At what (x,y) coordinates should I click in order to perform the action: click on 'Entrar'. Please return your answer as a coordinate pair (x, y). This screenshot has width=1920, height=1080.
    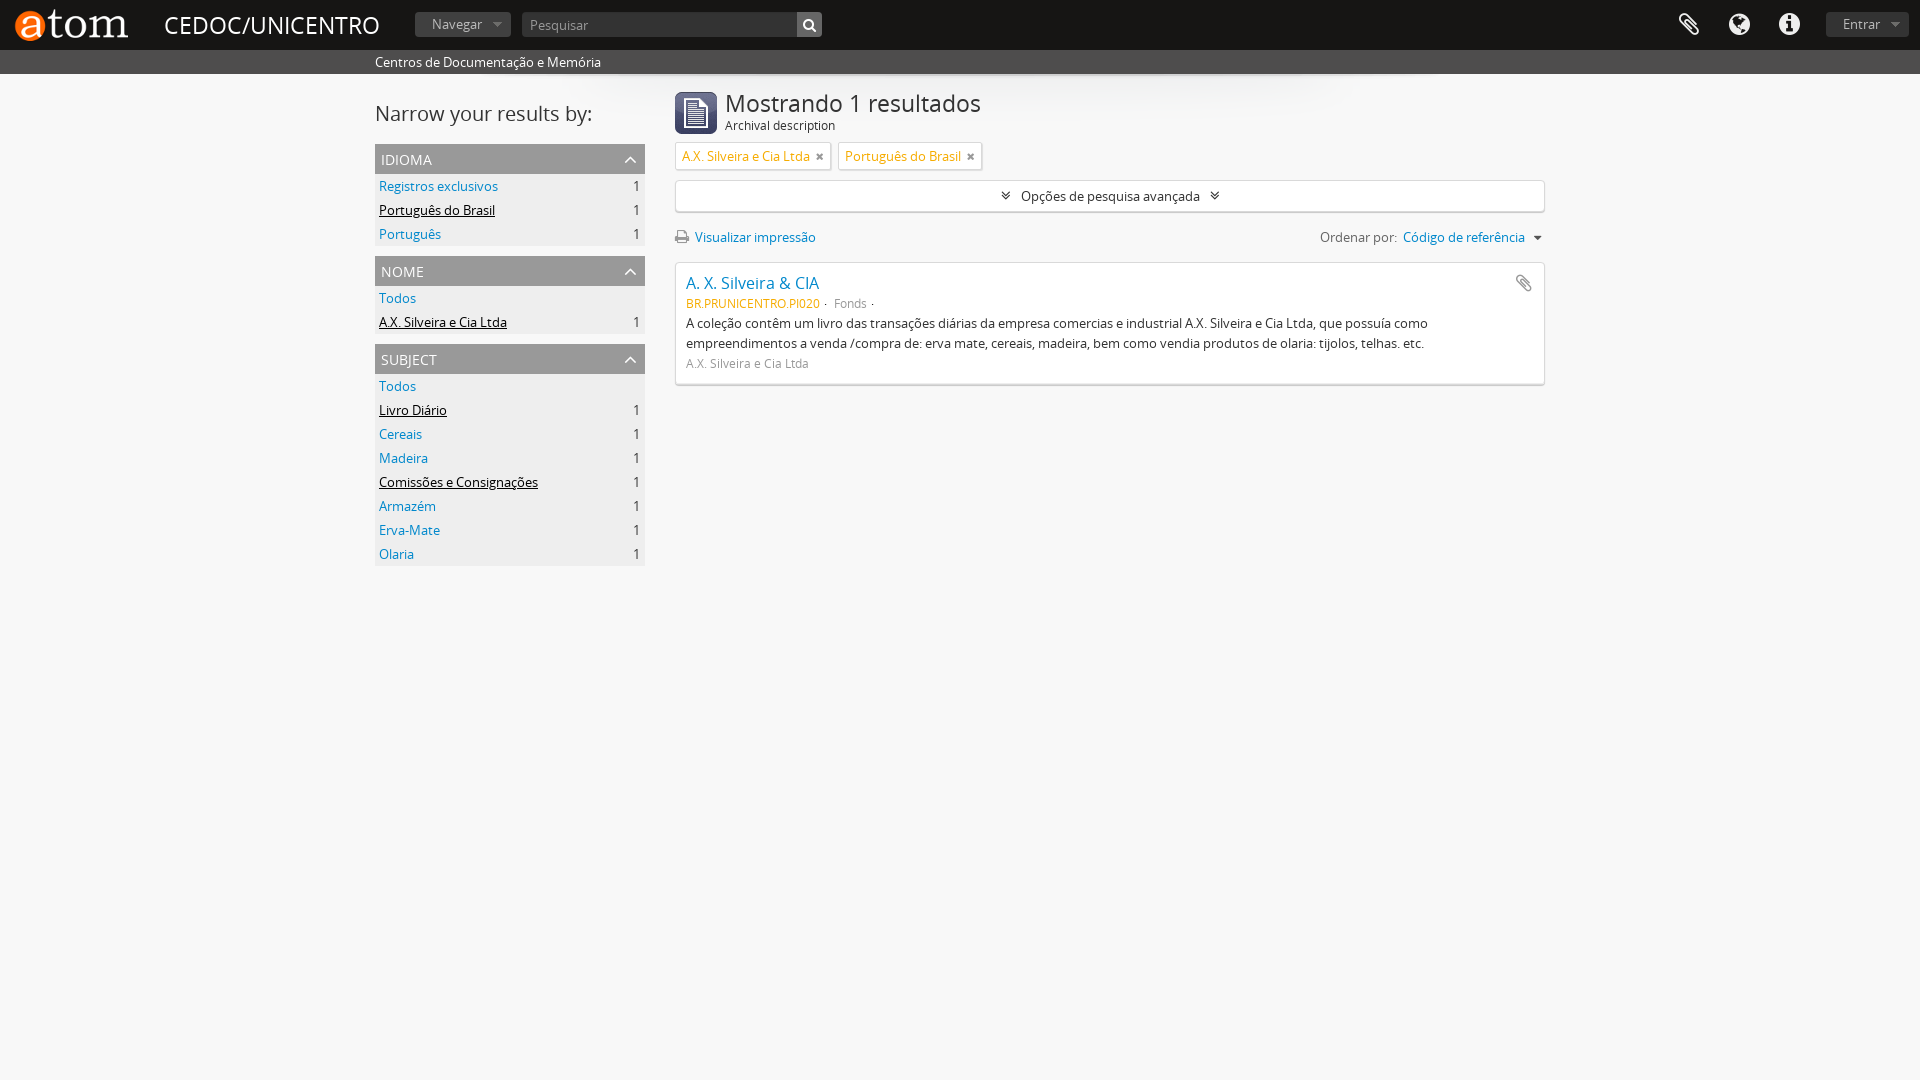
    Looking at the image, I should click on (1866, 24).